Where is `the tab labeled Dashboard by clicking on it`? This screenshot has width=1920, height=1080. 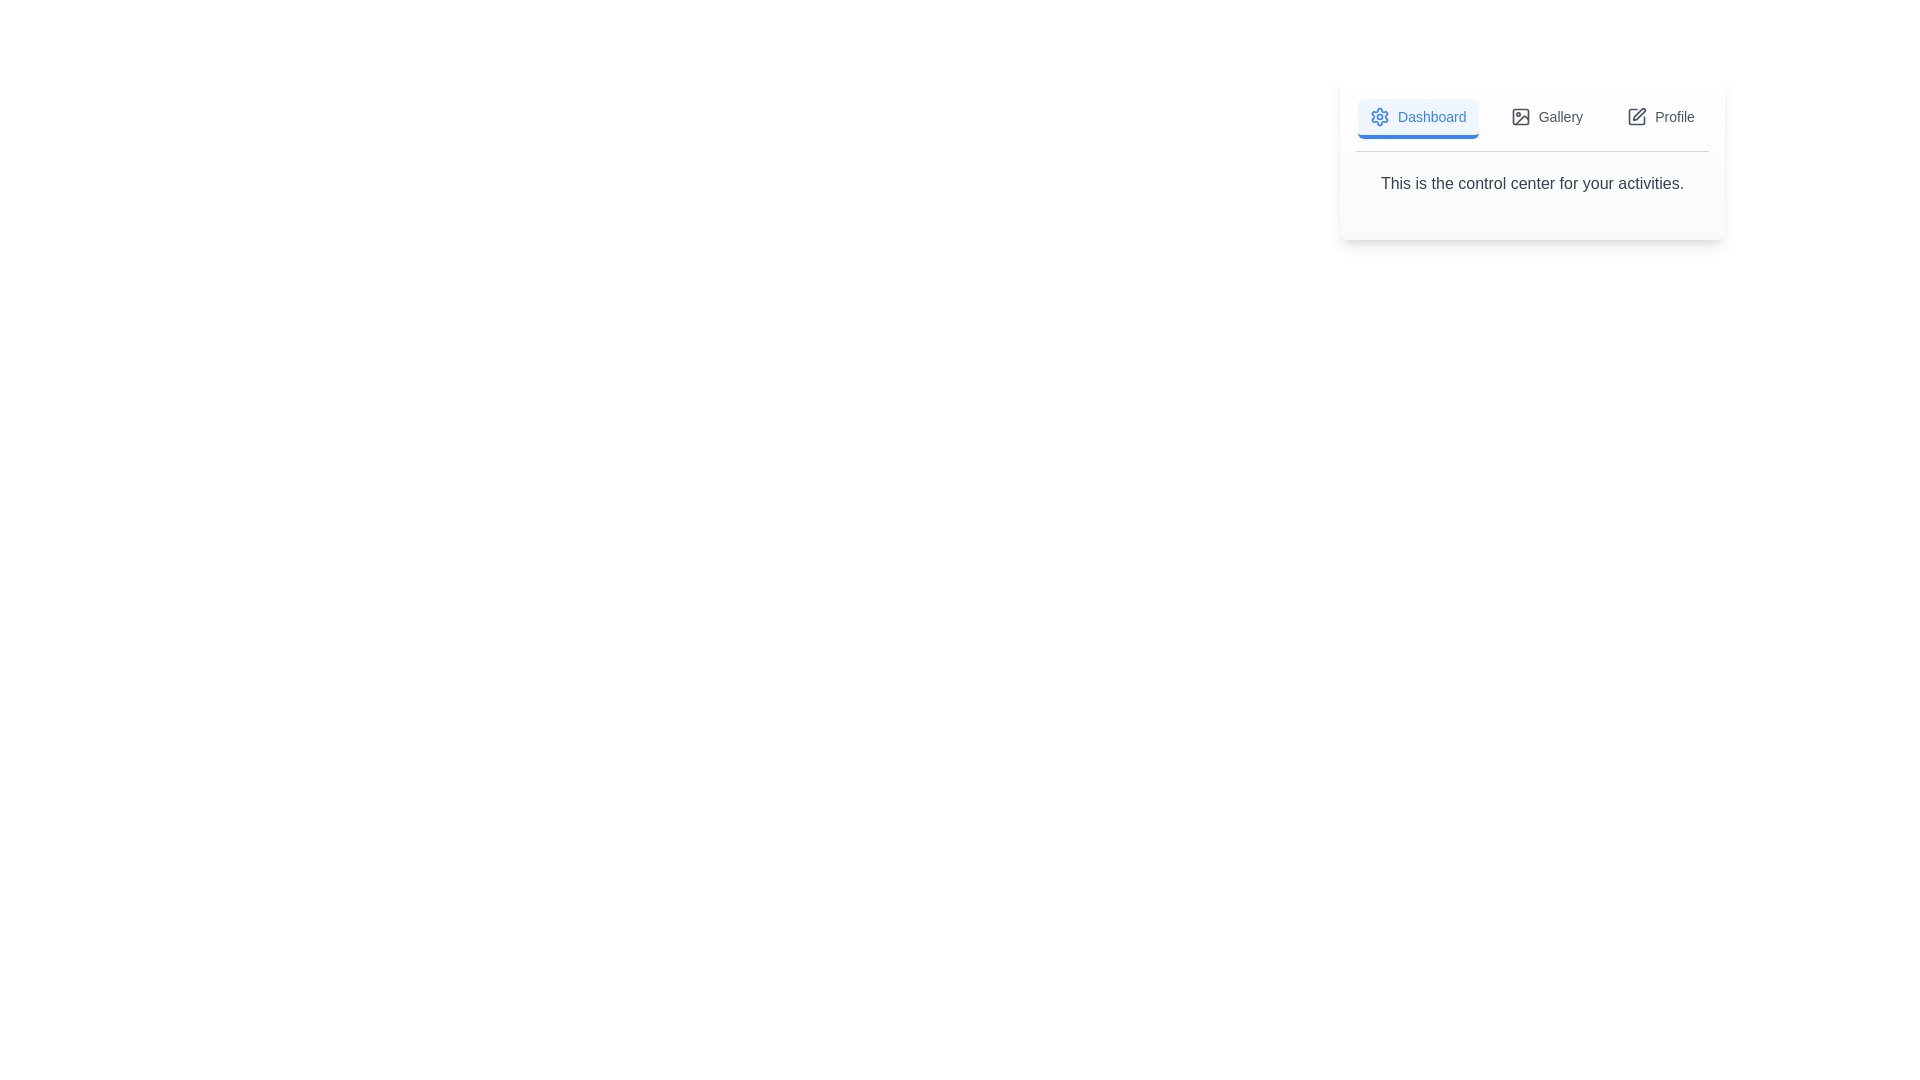 the tab labeled Dashboard by clicking on it is located at coordinates (1416, 119).